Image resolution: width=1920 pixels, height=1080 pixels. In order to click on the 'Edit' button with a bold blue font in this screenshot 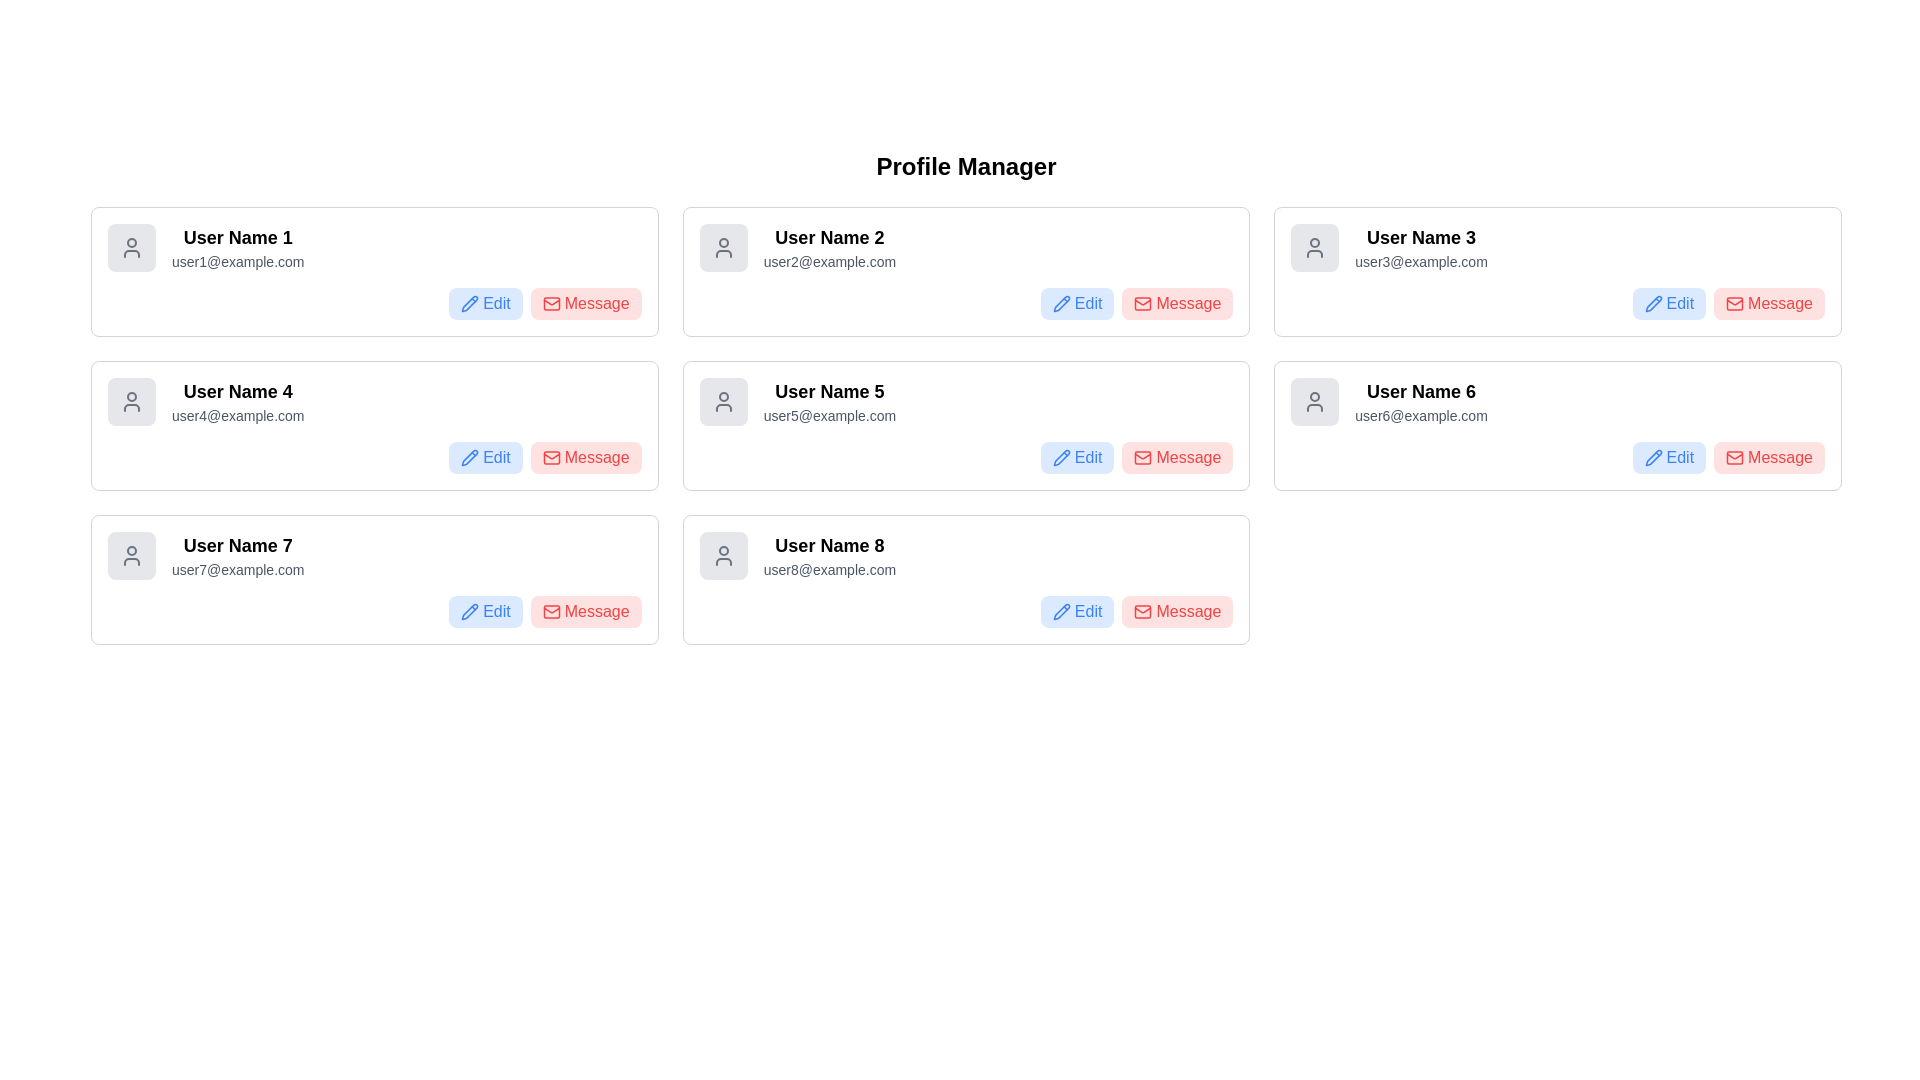, I will do `click(1087, 458)`.